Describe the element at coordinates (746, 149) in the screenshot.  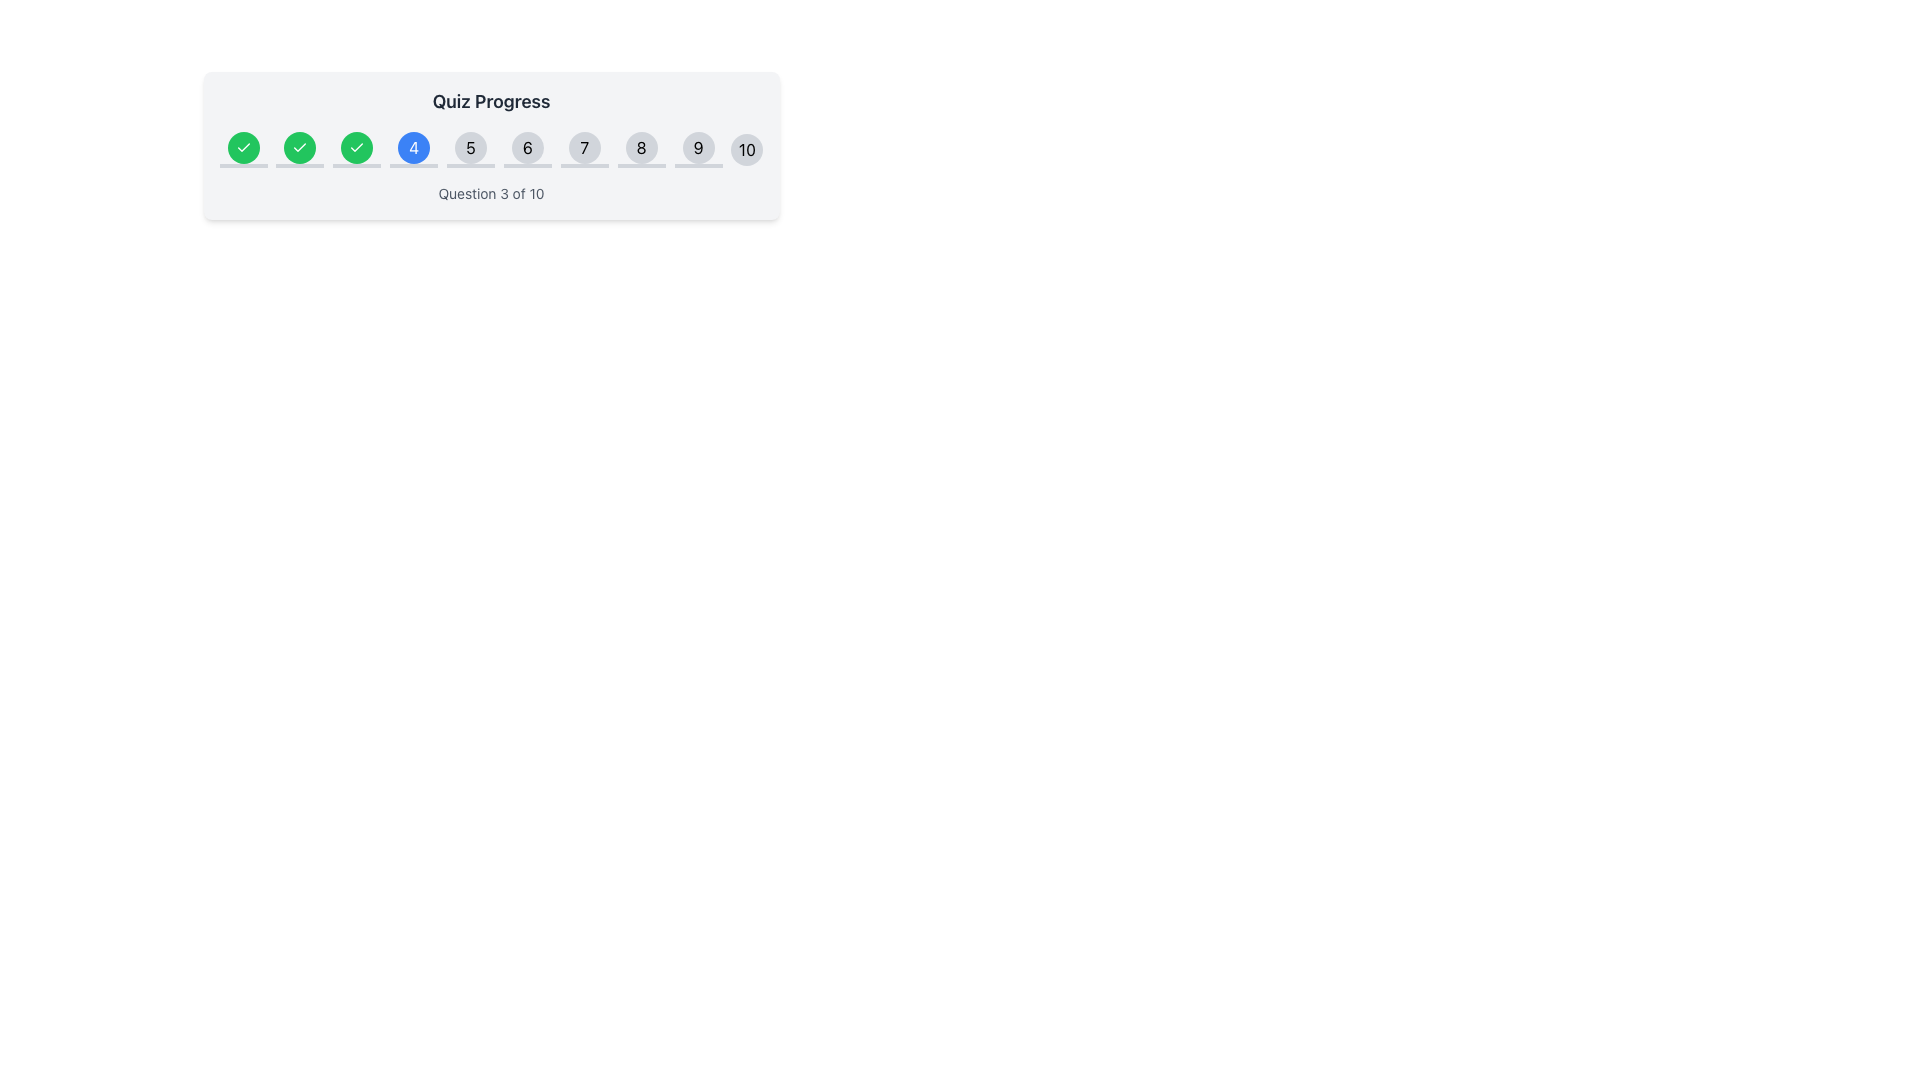
I see `the last circular indicator element labeled '10' in a horizontal series of numbered stages` at that location.